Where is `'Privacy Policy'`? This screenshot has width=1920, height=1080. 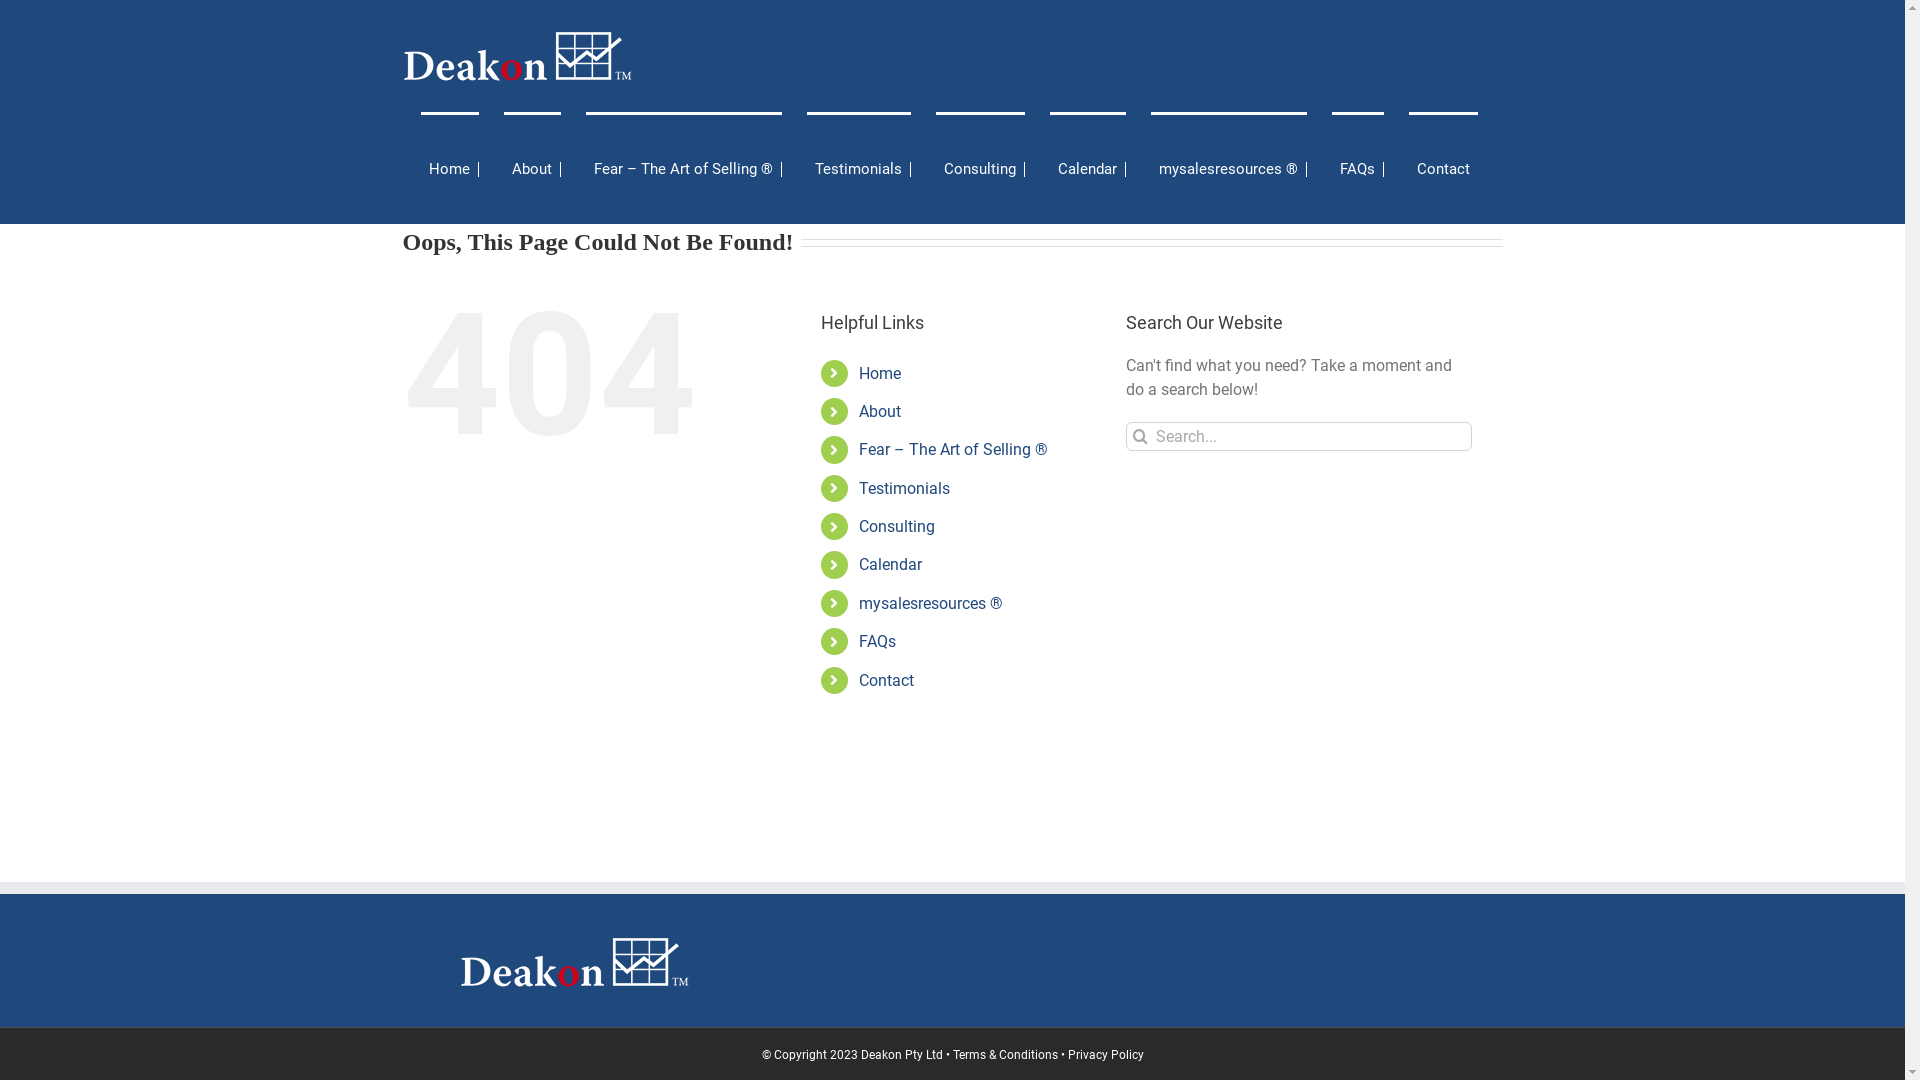 'Privacy Policy' is located at coordinates (1104, 1054).